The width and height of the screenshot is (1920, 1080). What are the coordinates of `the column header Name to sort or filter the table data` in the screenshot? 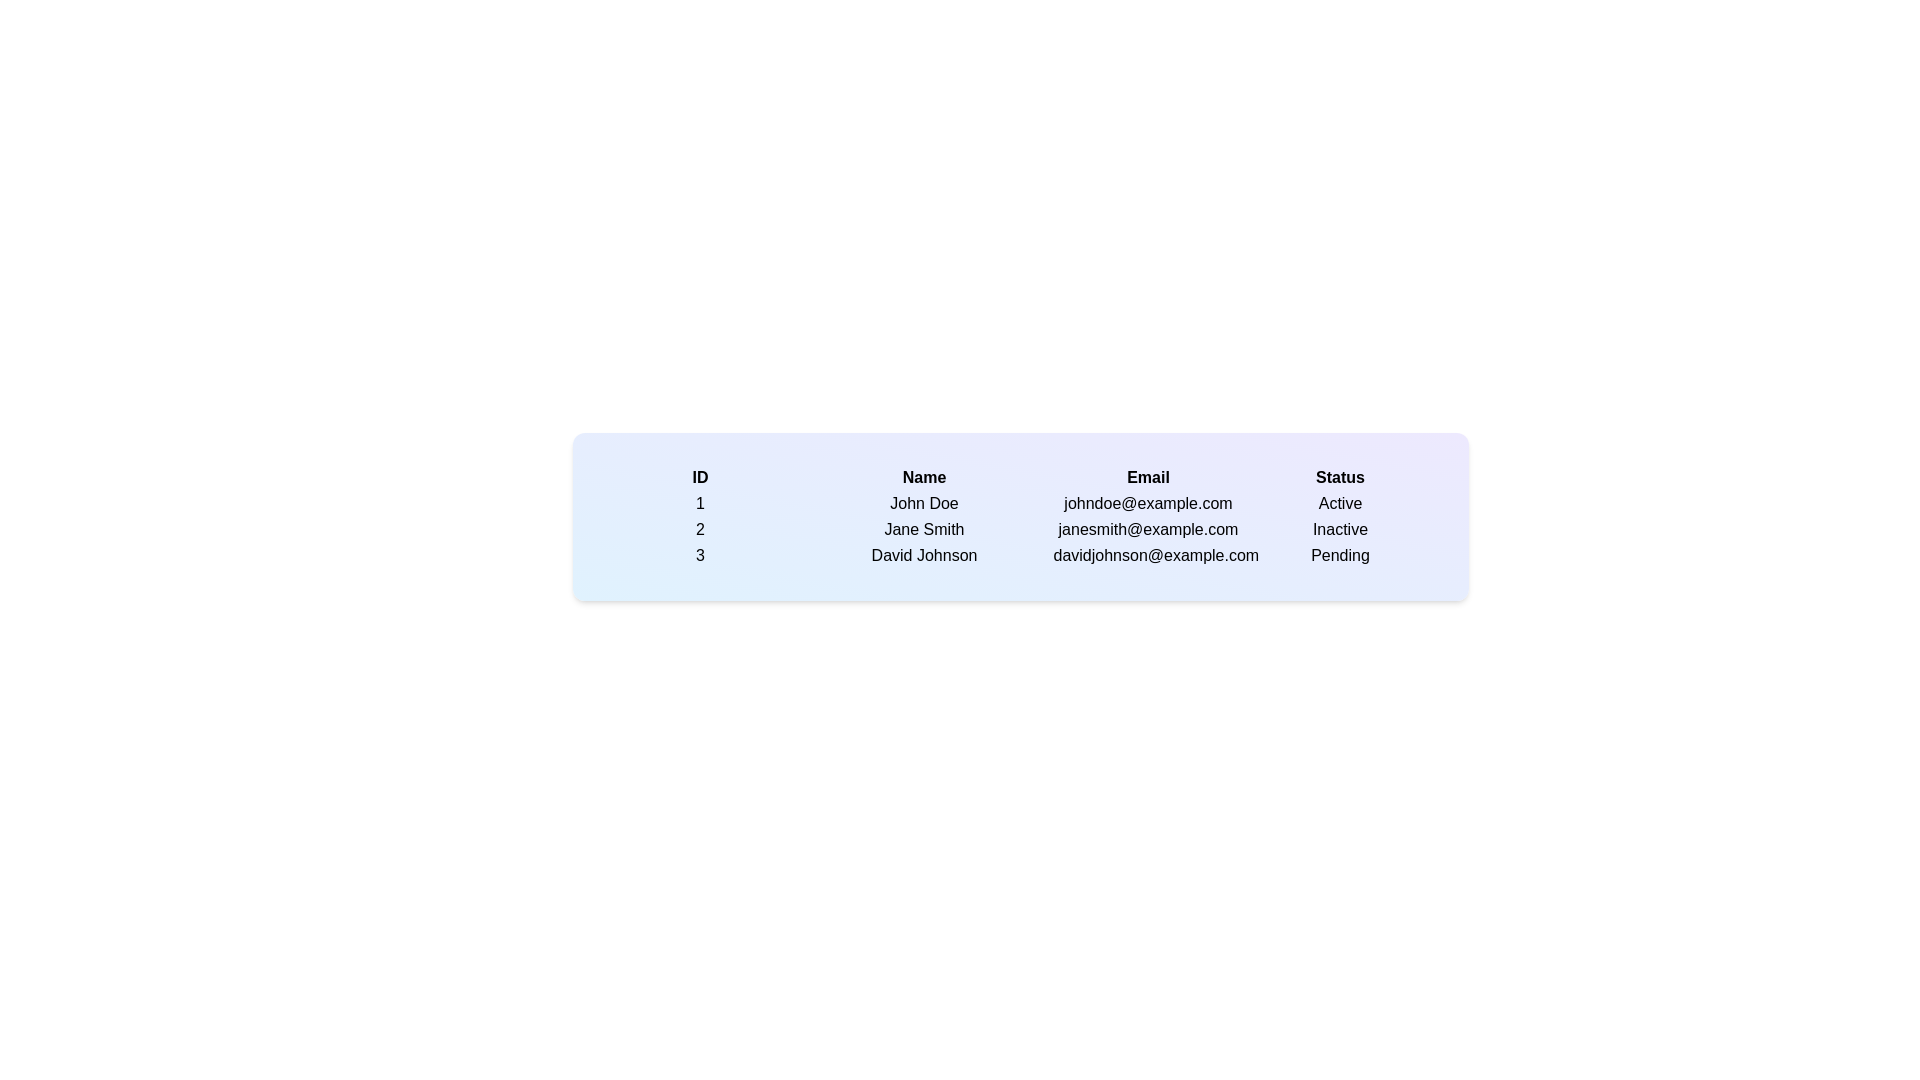 It's located at (923, 478).